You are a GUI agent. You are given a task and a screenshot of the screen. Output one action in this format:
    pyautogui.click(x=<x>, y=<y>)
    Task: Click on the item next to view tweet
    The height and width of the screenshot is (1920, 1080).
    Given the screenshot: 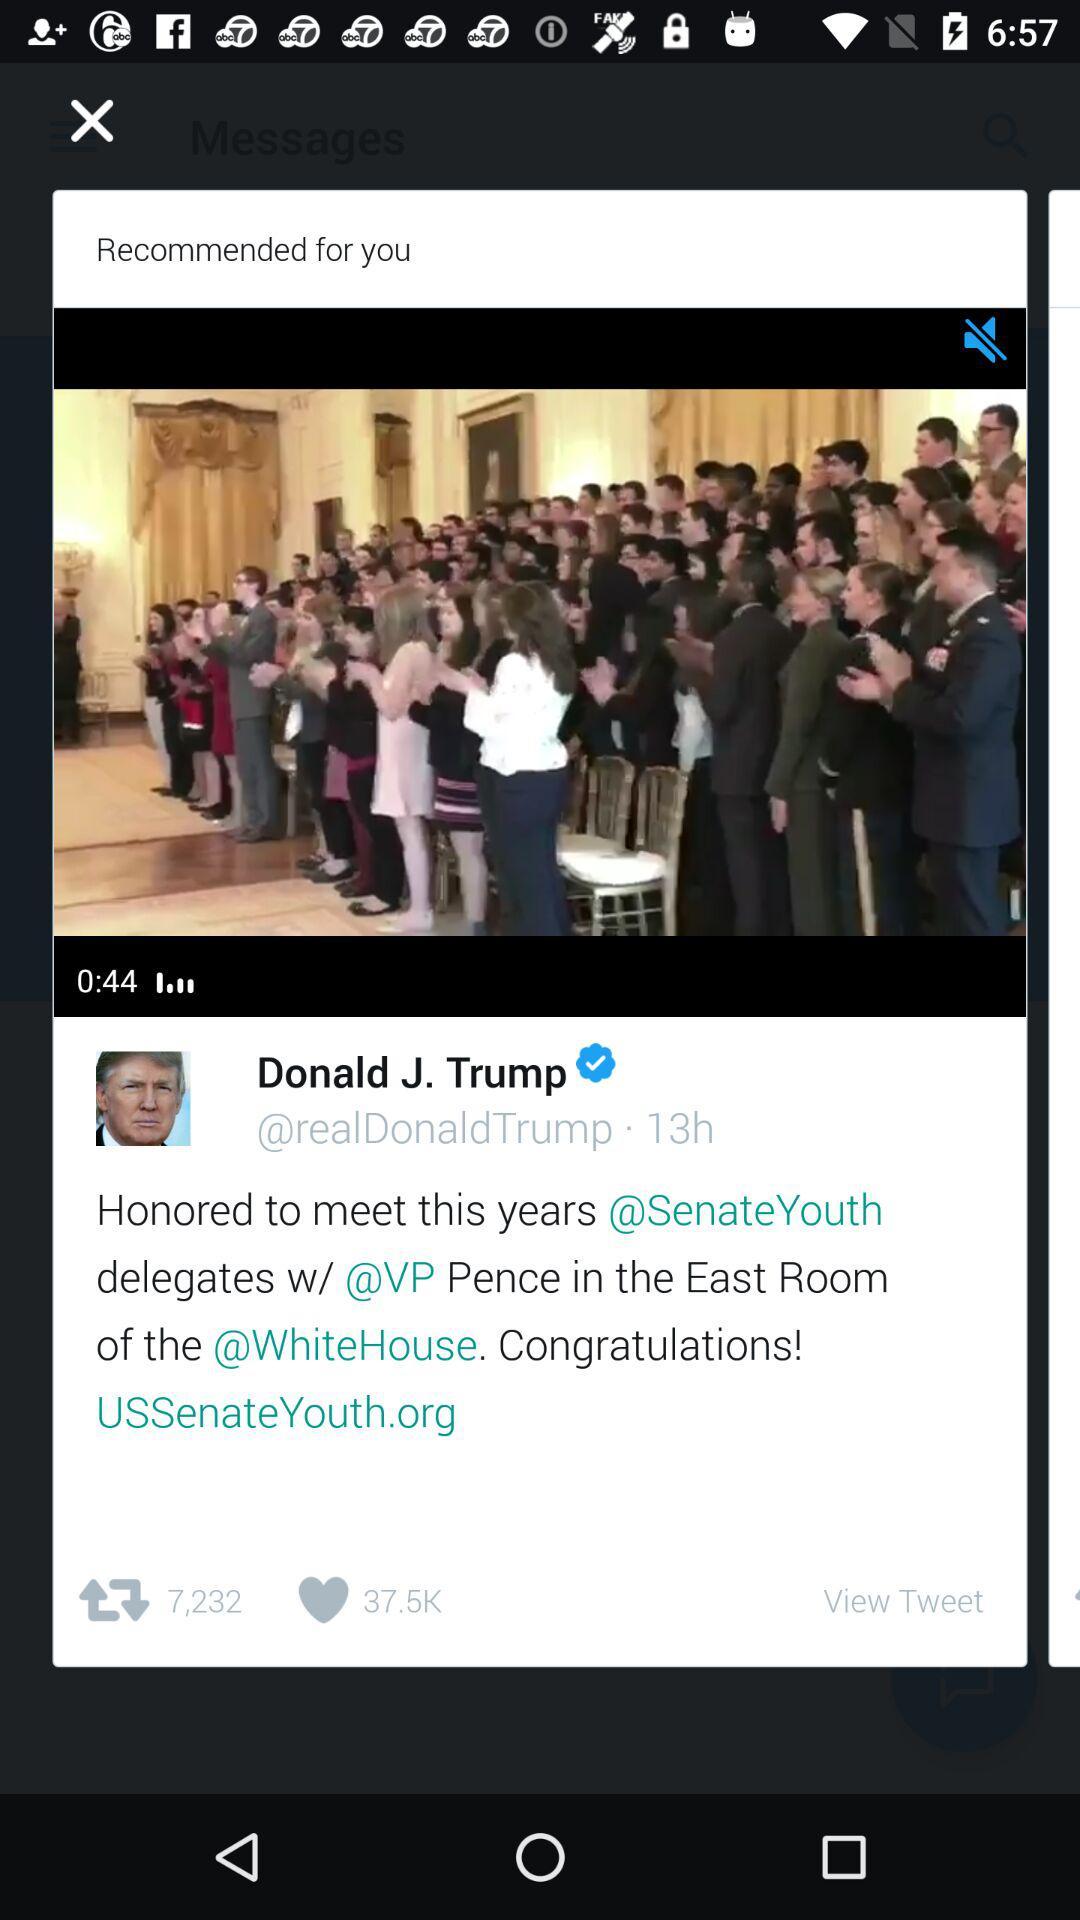 What is the action you would take?
    pyautogui.click(x=1063, y=1600)
    